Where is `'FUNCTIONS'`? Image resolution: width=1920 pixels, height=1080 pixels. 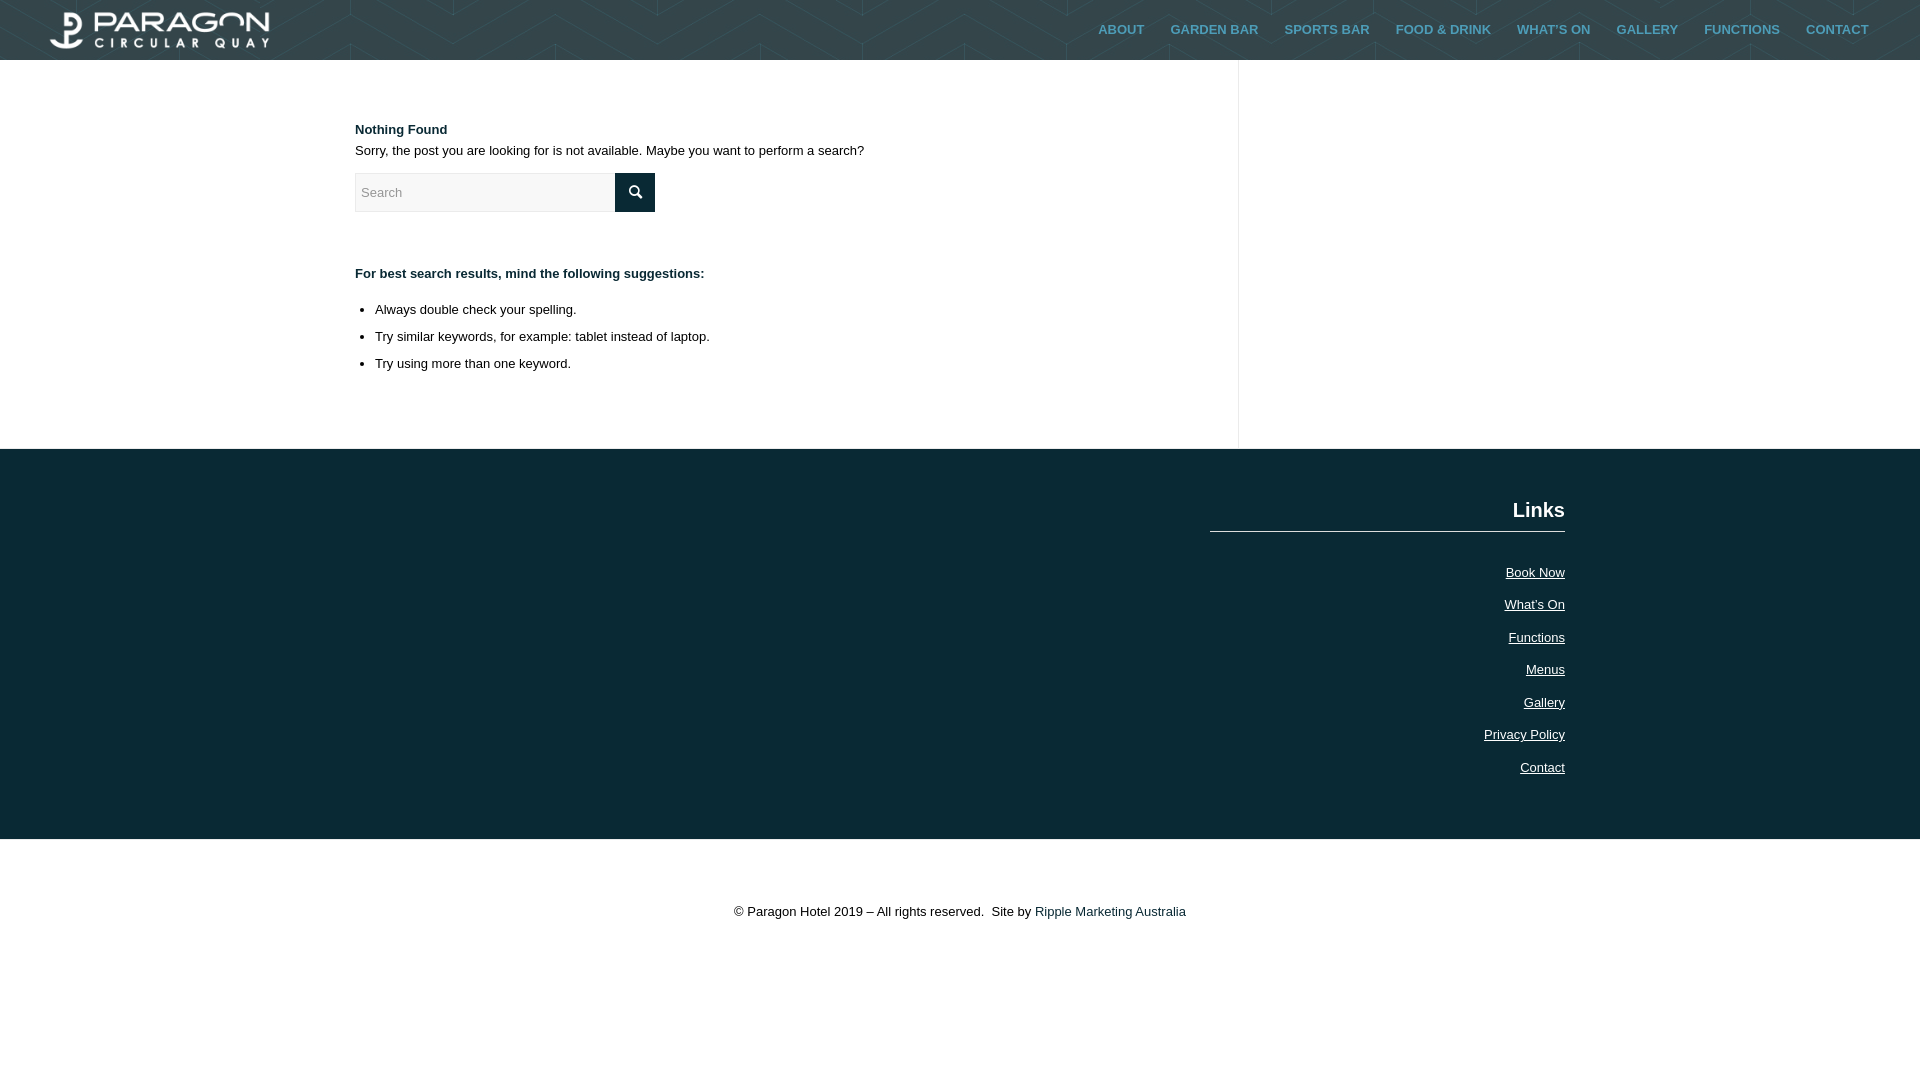
'FUNCTIONS' is located at coordinates (1741, 30).